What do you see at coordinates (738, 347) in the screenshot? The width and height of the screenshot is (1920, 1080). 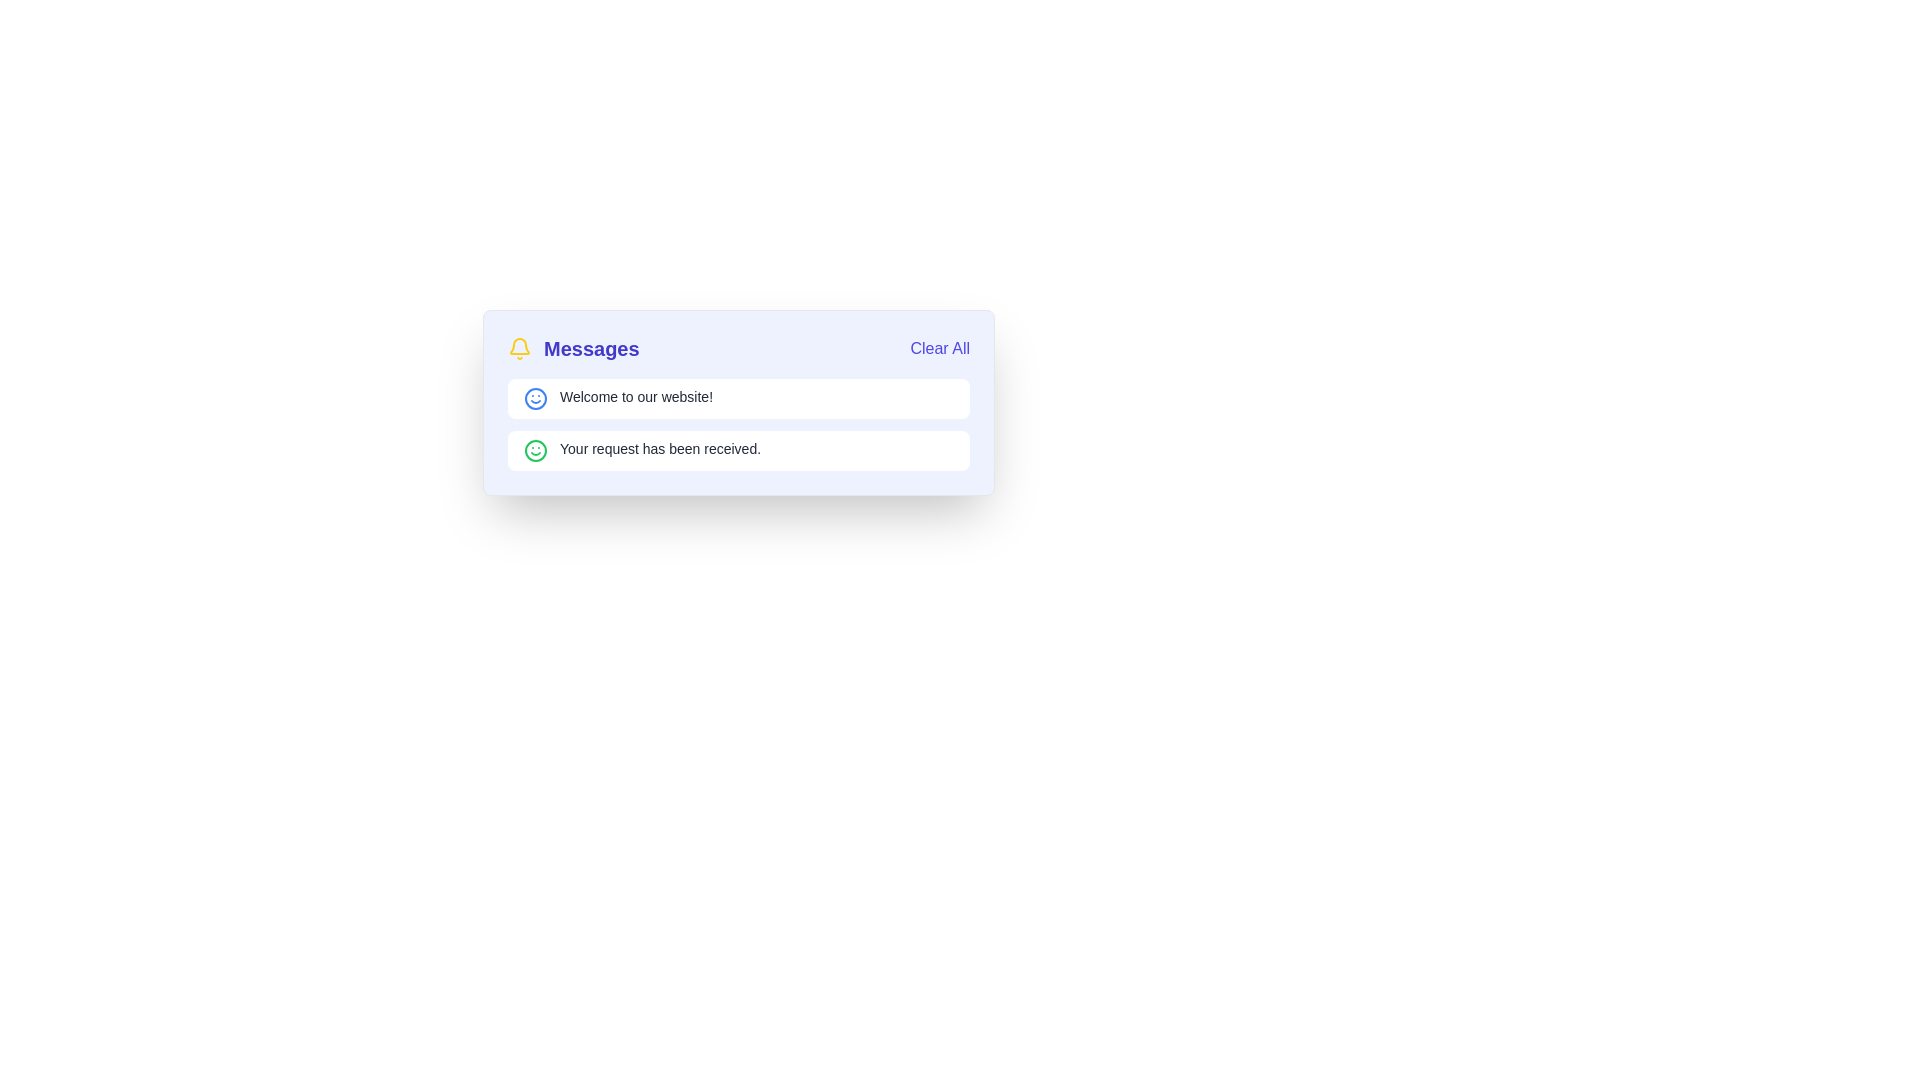 I see `Header element that serves as a title for the messages section, providing an option to clear all messages, to understand its functionality` at bounding box center [738, 347].